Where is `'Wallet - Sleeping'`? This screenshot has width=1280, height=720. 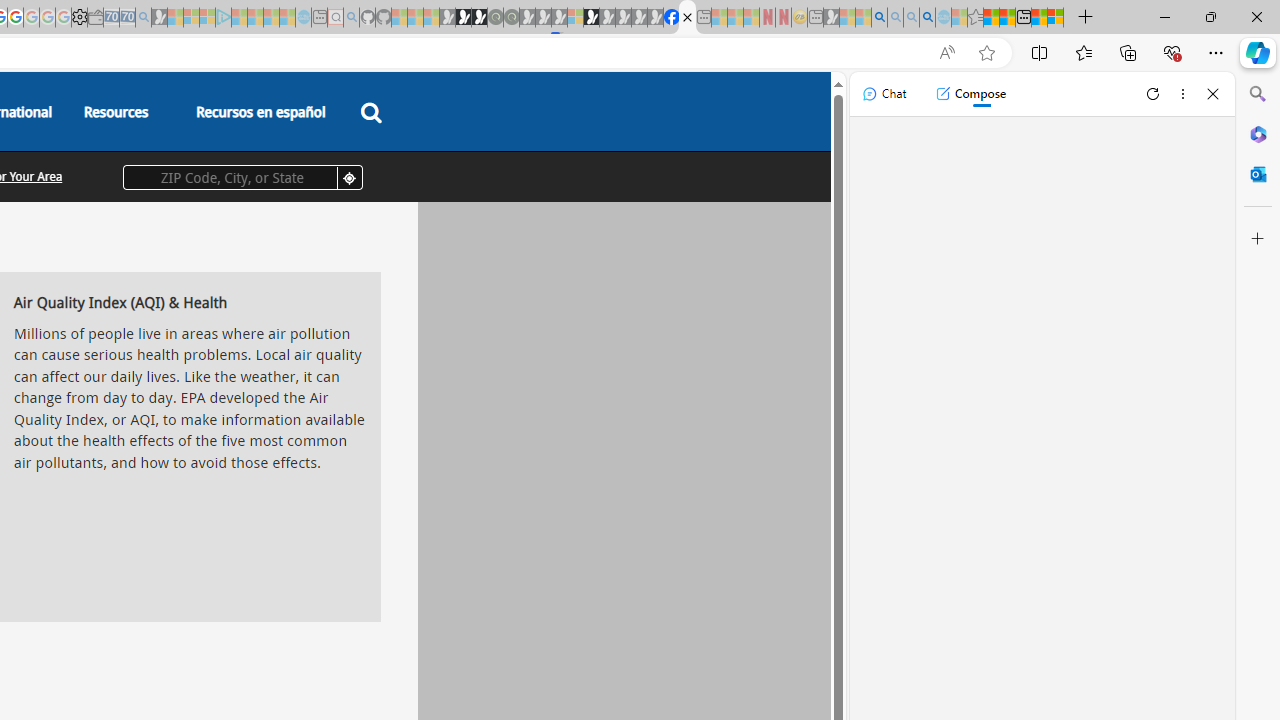 'Wallet - Sleeping' is located at coordinates (95, 17).